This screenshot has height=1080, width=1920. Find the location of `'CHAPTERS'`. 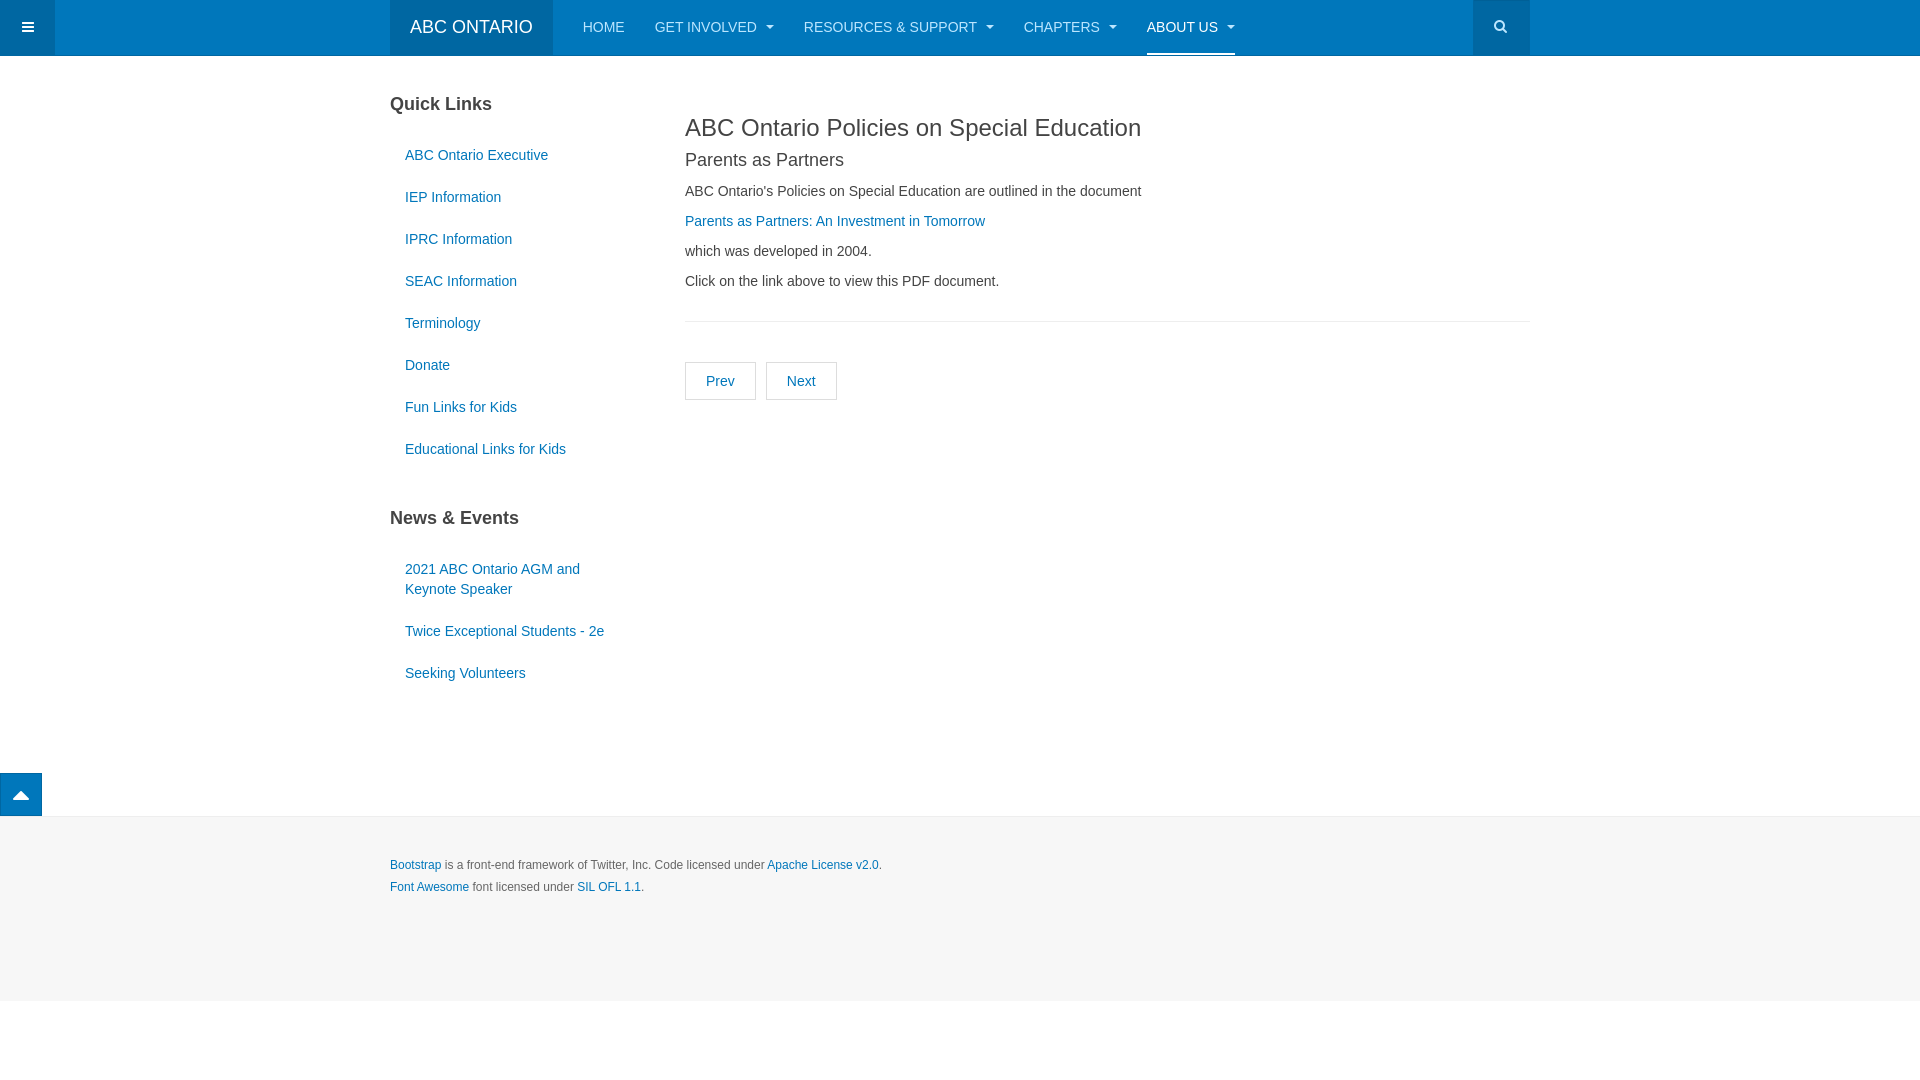

'CHAPTERS' is located at coordinates (1069, 27).